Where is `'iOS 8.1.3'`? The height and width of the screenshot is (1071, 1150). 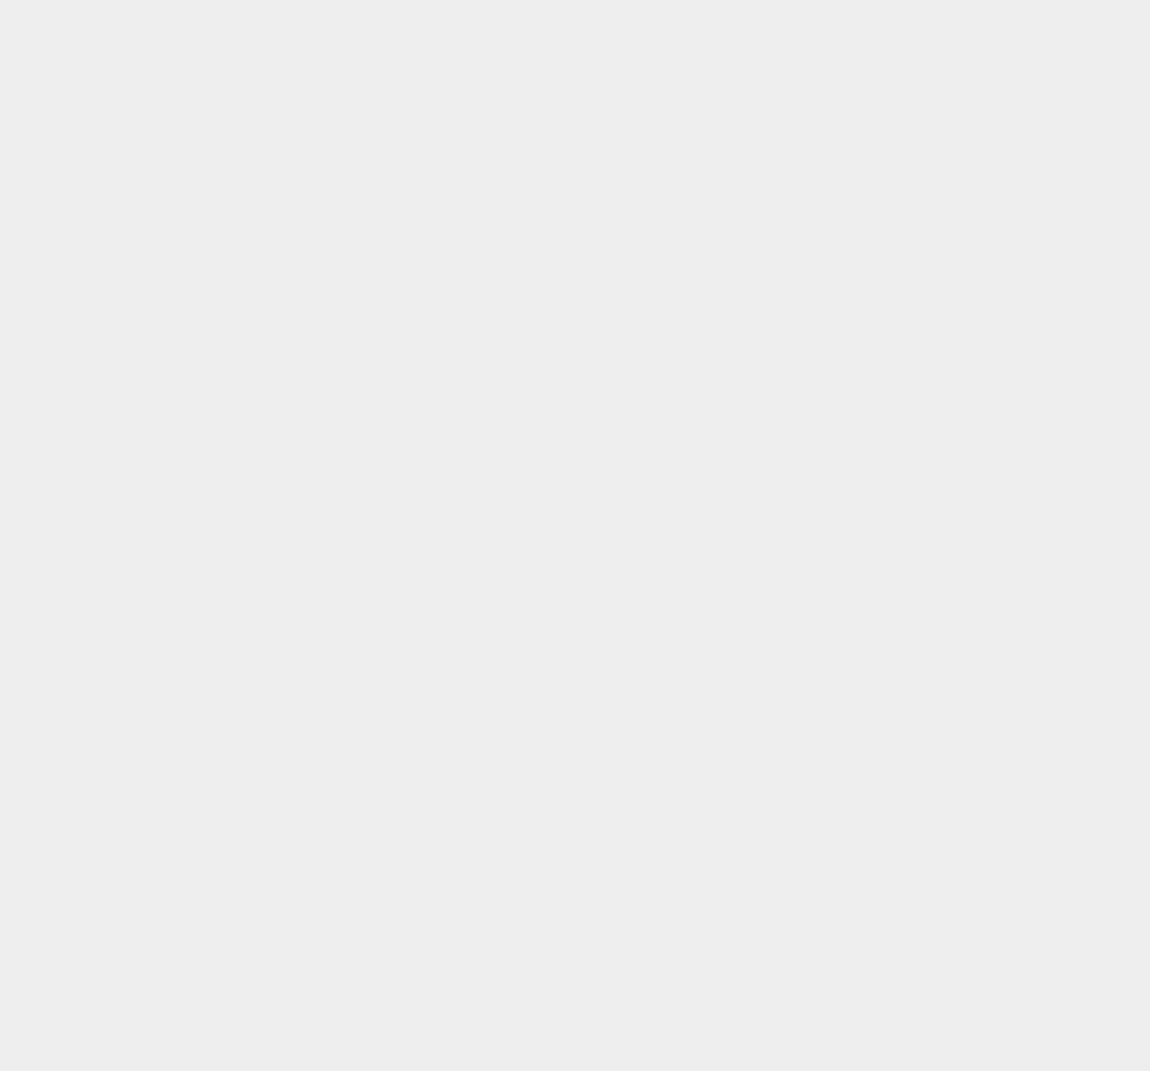 'iOS 8.1.3' is located at coordinates (839, 87).